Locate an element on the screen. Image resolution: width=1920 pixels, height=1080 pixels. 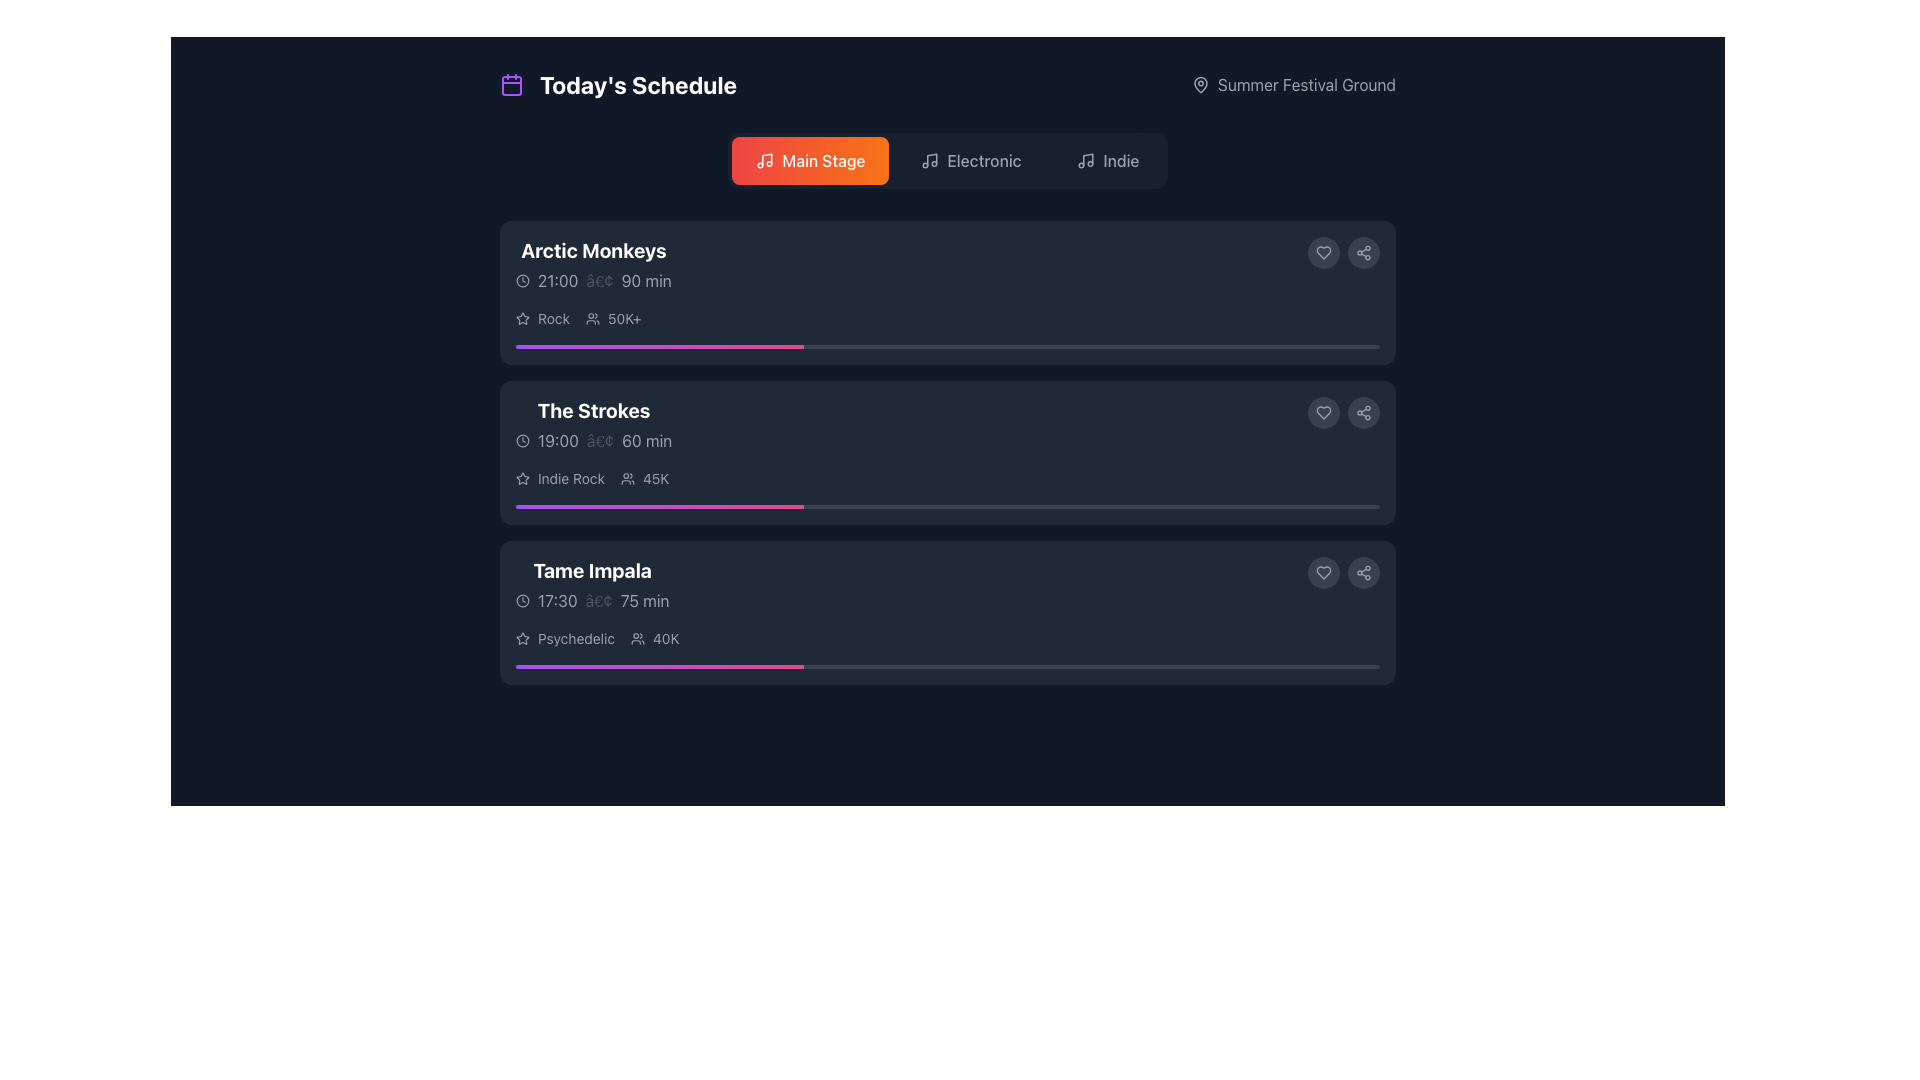
the sleek, narrow progress bar with a gradient from purple to pink located in the third card under the 'Tame Impala' section is located at coordinates (947, 667).